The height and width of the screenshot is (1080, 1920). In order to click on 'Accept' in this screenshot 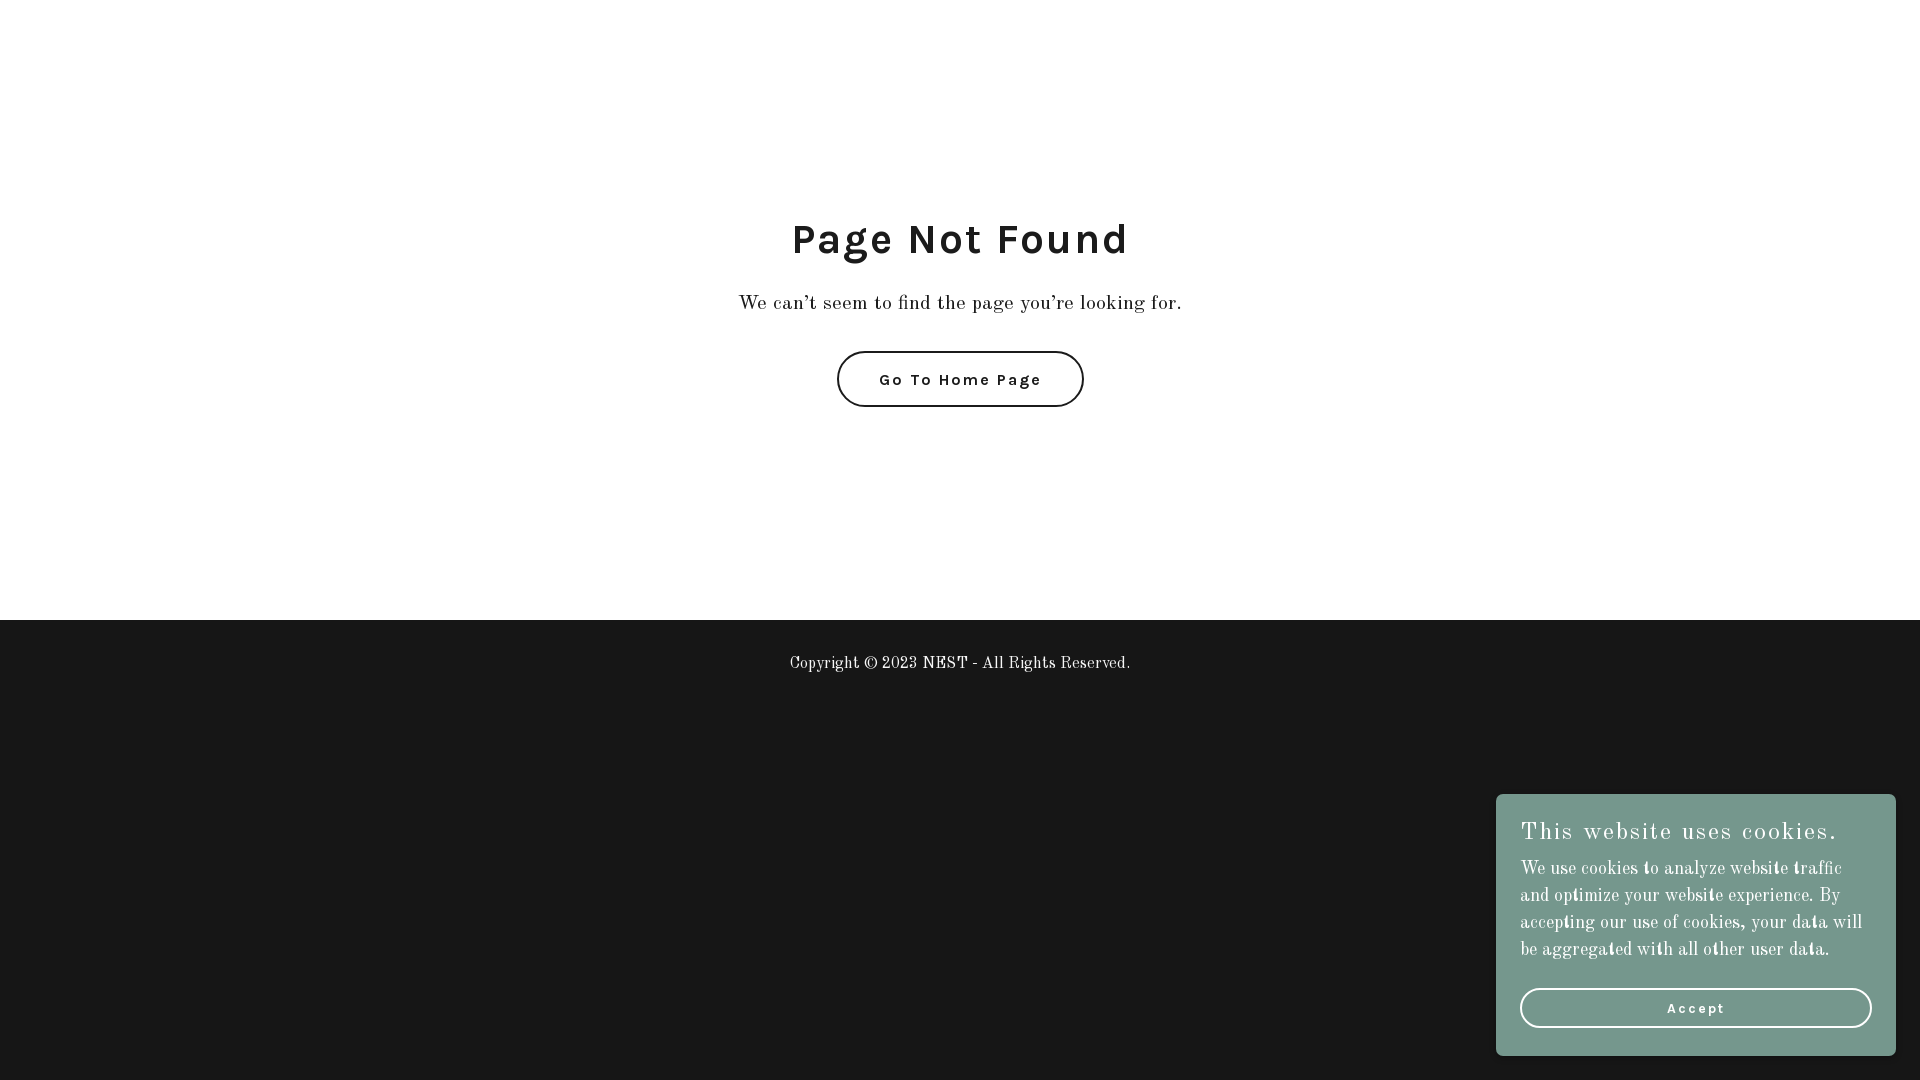, I will do `click(1694, 1007)`.